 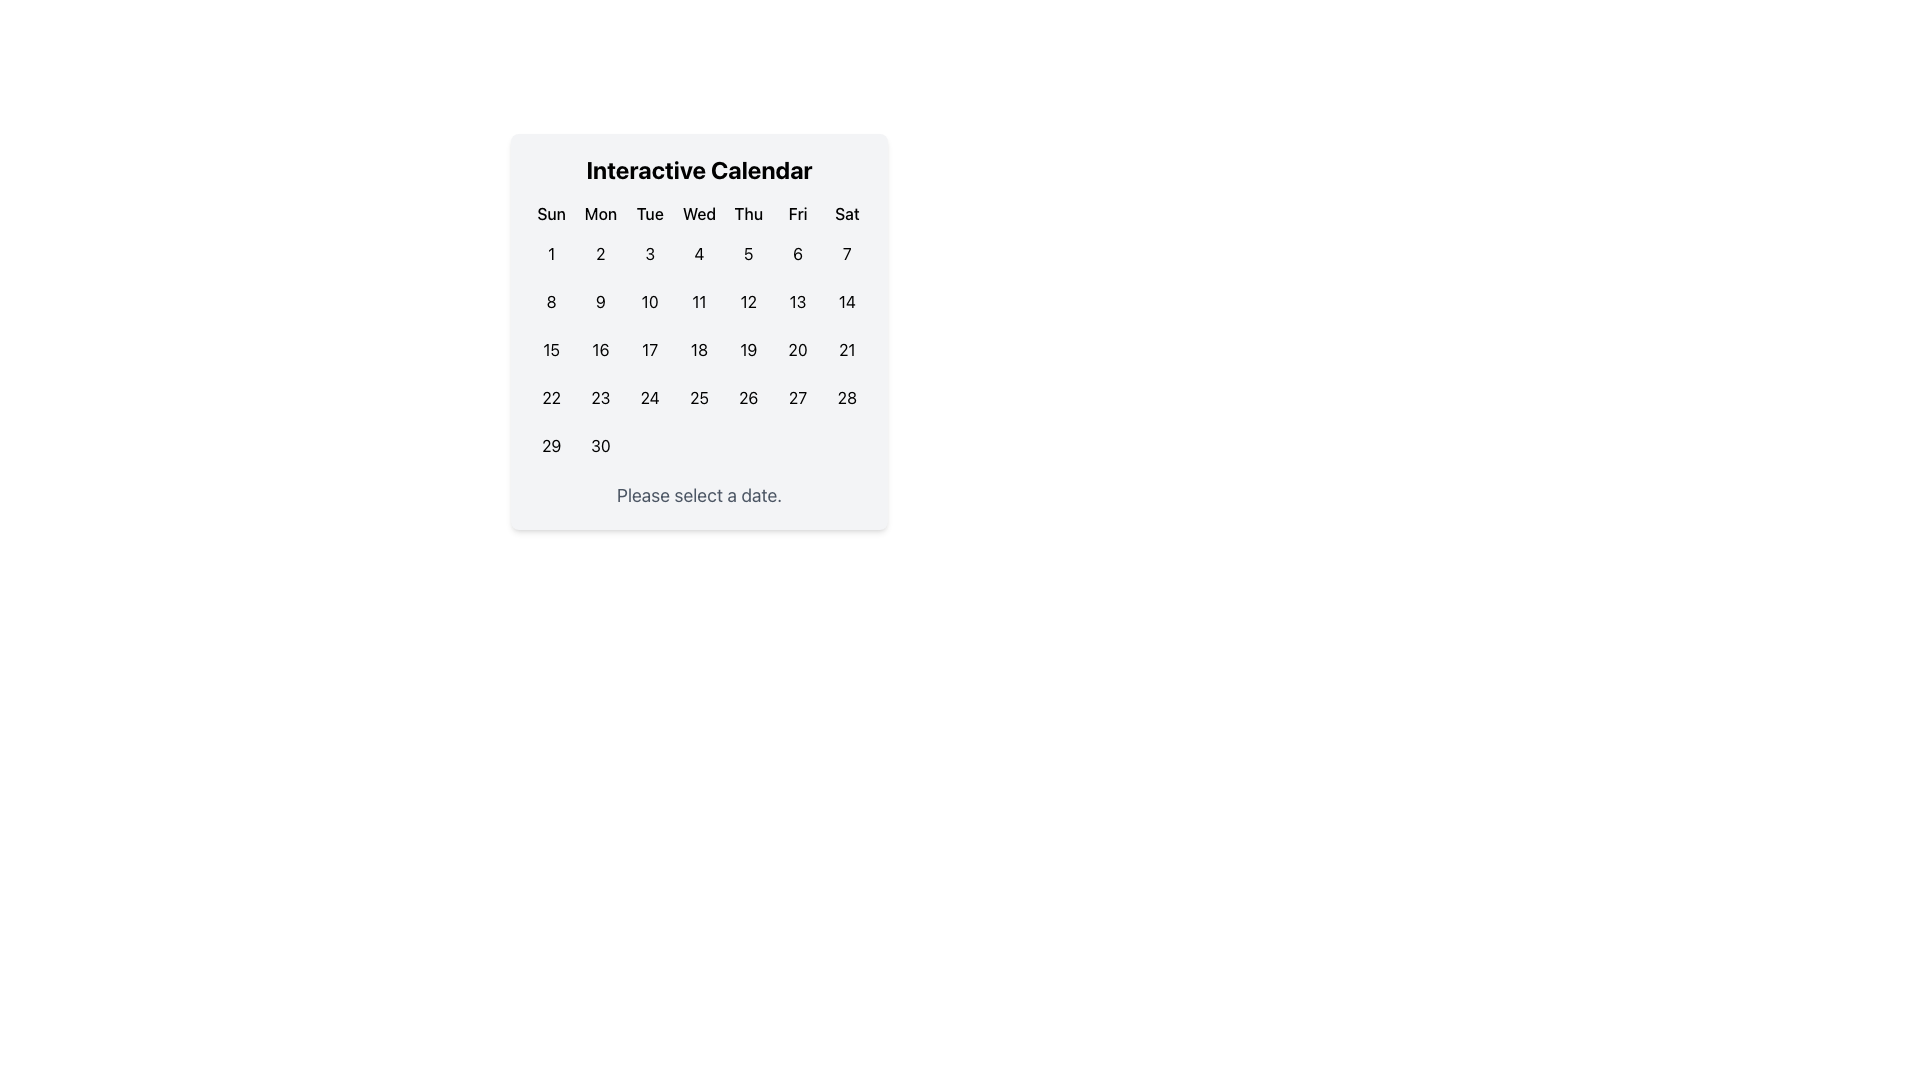 What do you see at coordinates (797, 213) in the screenshot?
I see `the sixth day label in the calendar interface that indicates the day of the week, positioned above the date numbers` at bounding box center [797, 213].